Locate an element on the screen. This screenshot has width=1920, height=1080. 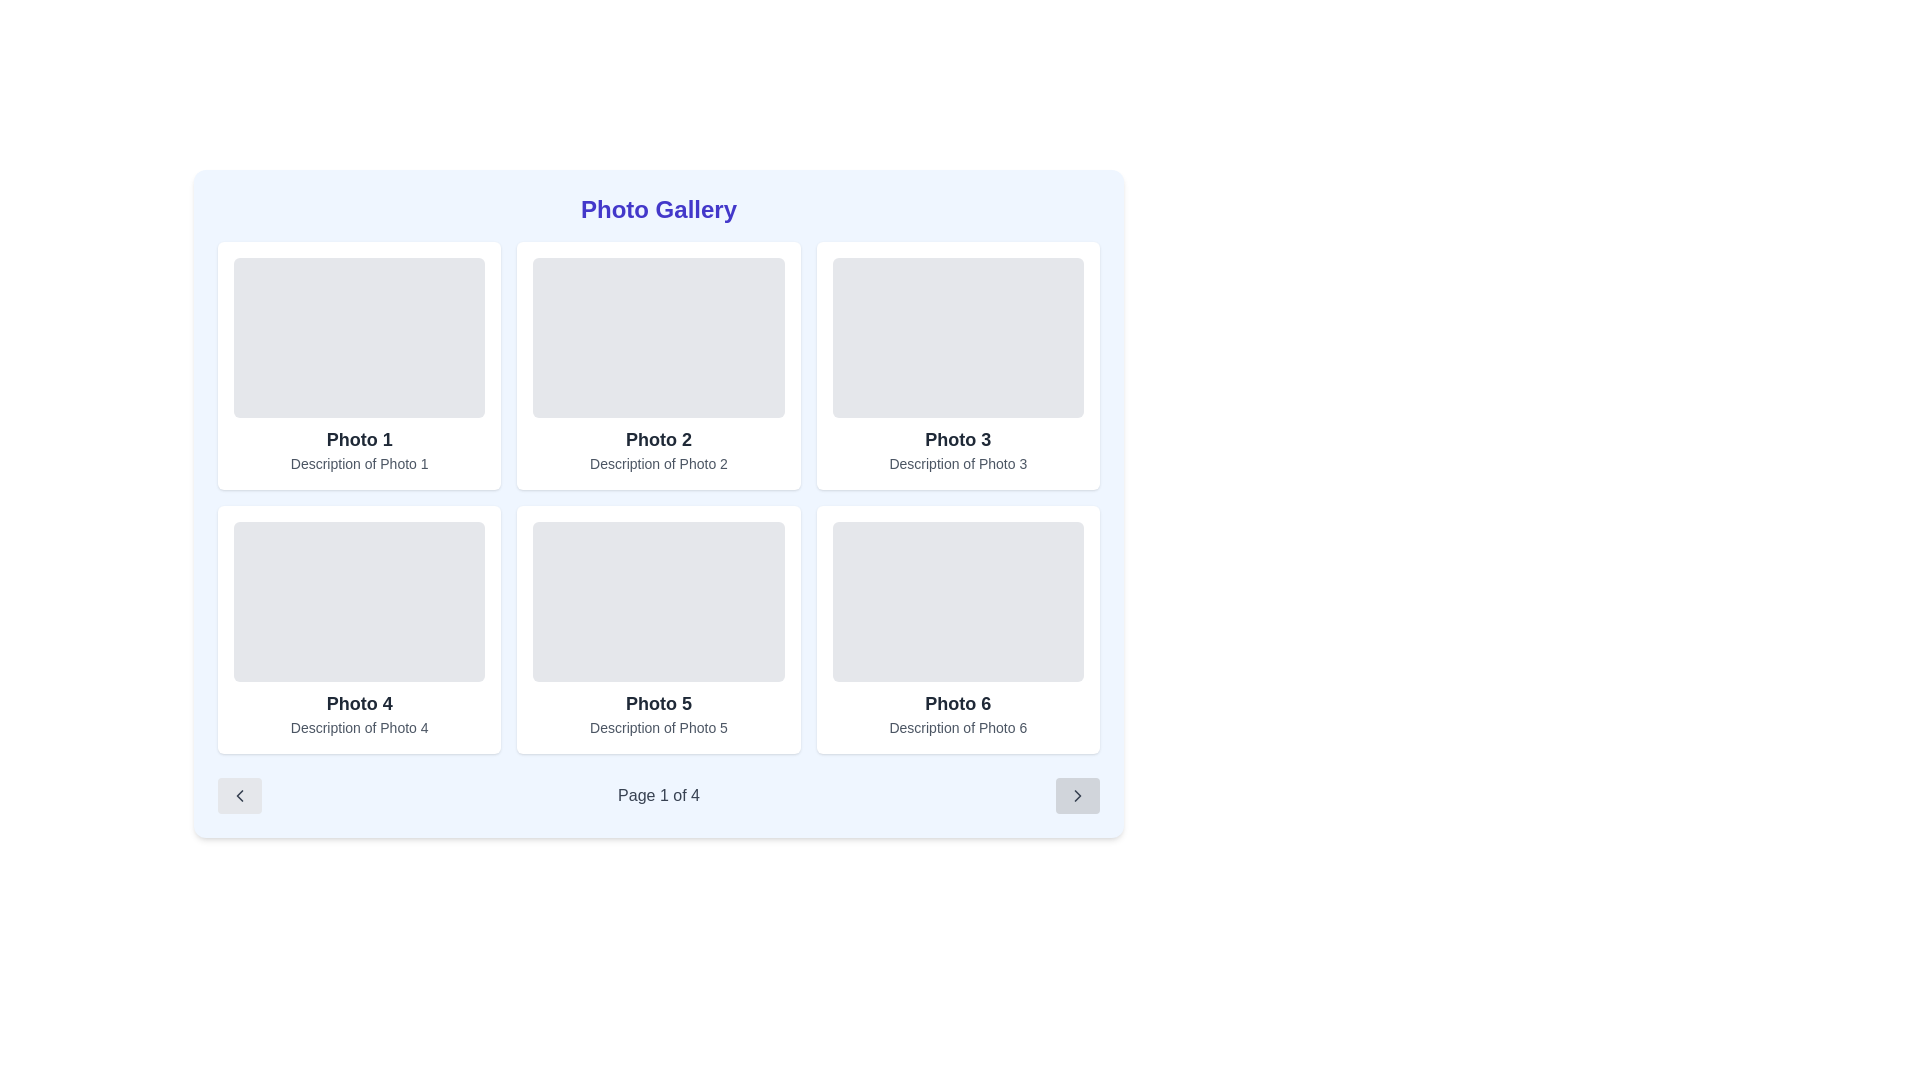
text label displaying 'Photo 6' in a large, bold font, located in the third column of the second row of the photo gallery interface is located at coordinates (957, 703).